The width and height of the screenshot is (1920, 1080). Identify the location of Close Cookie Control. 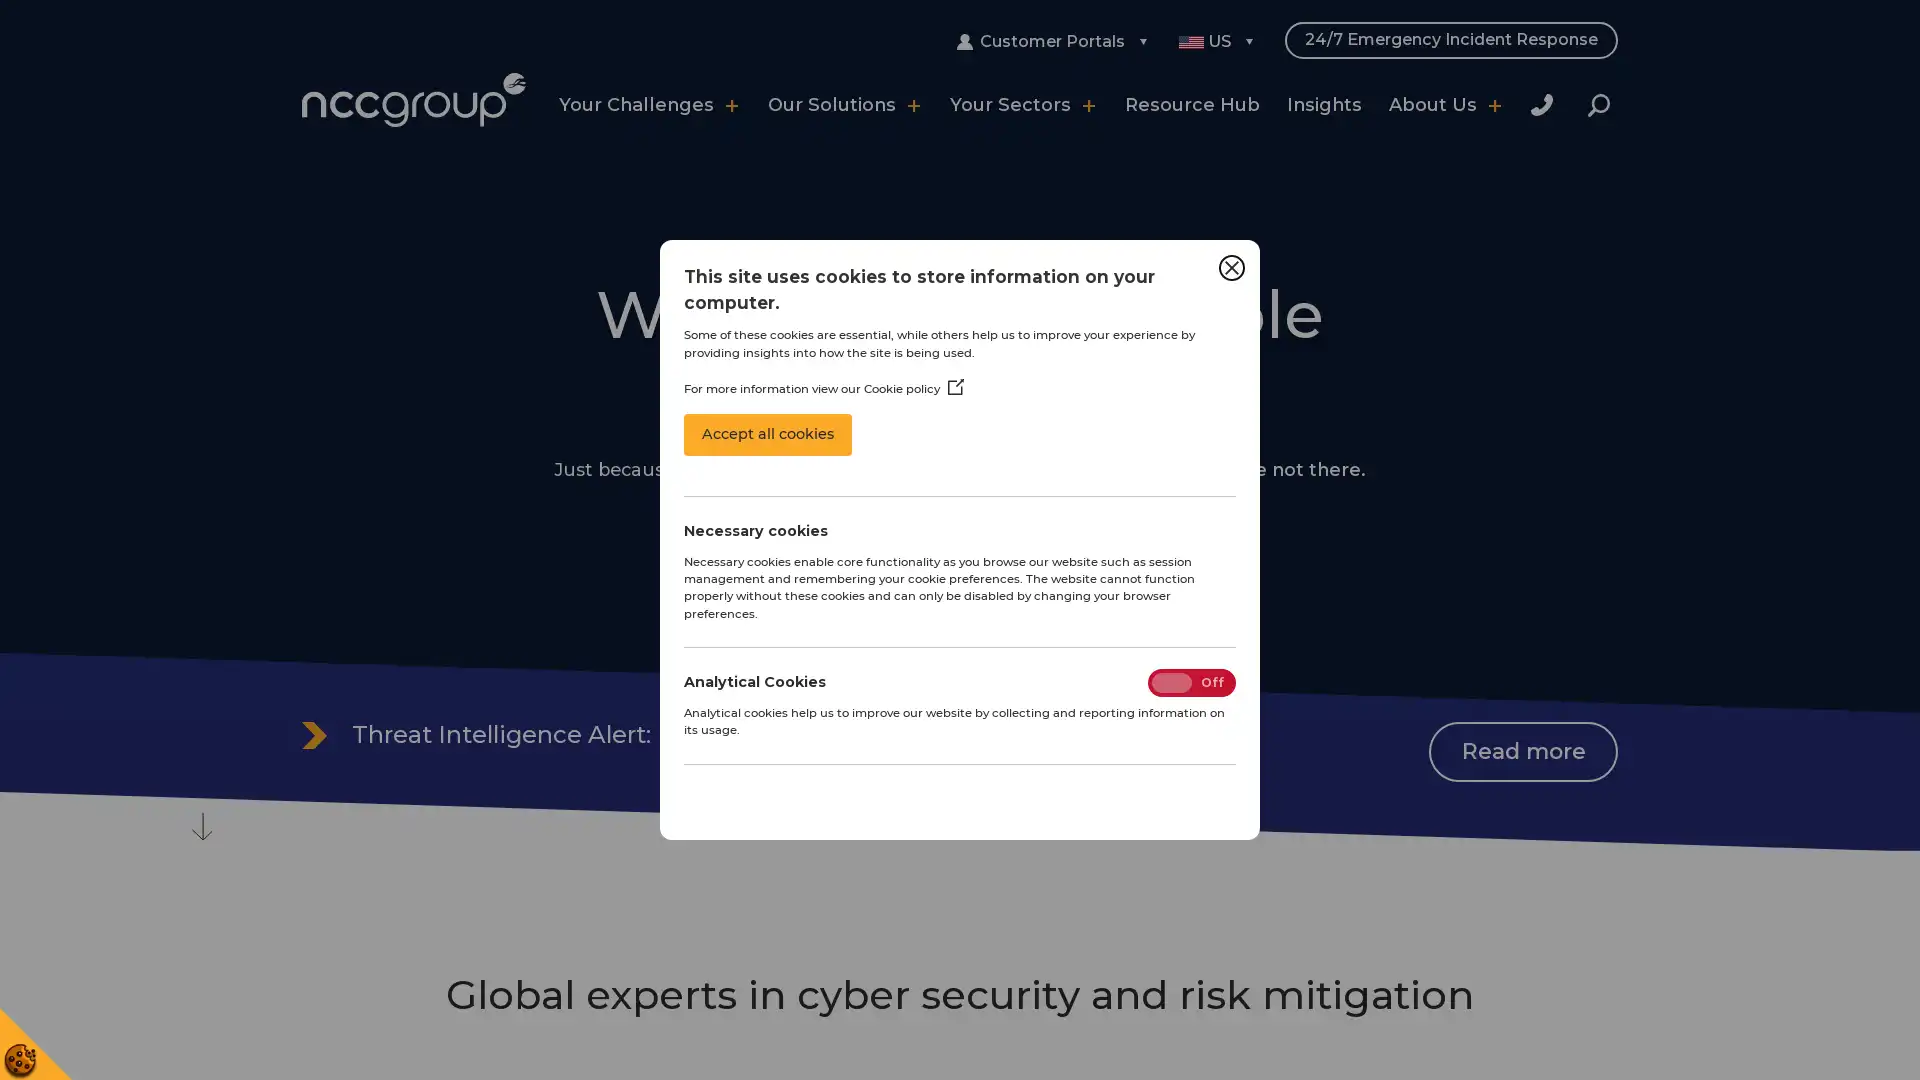
(1231, 266).